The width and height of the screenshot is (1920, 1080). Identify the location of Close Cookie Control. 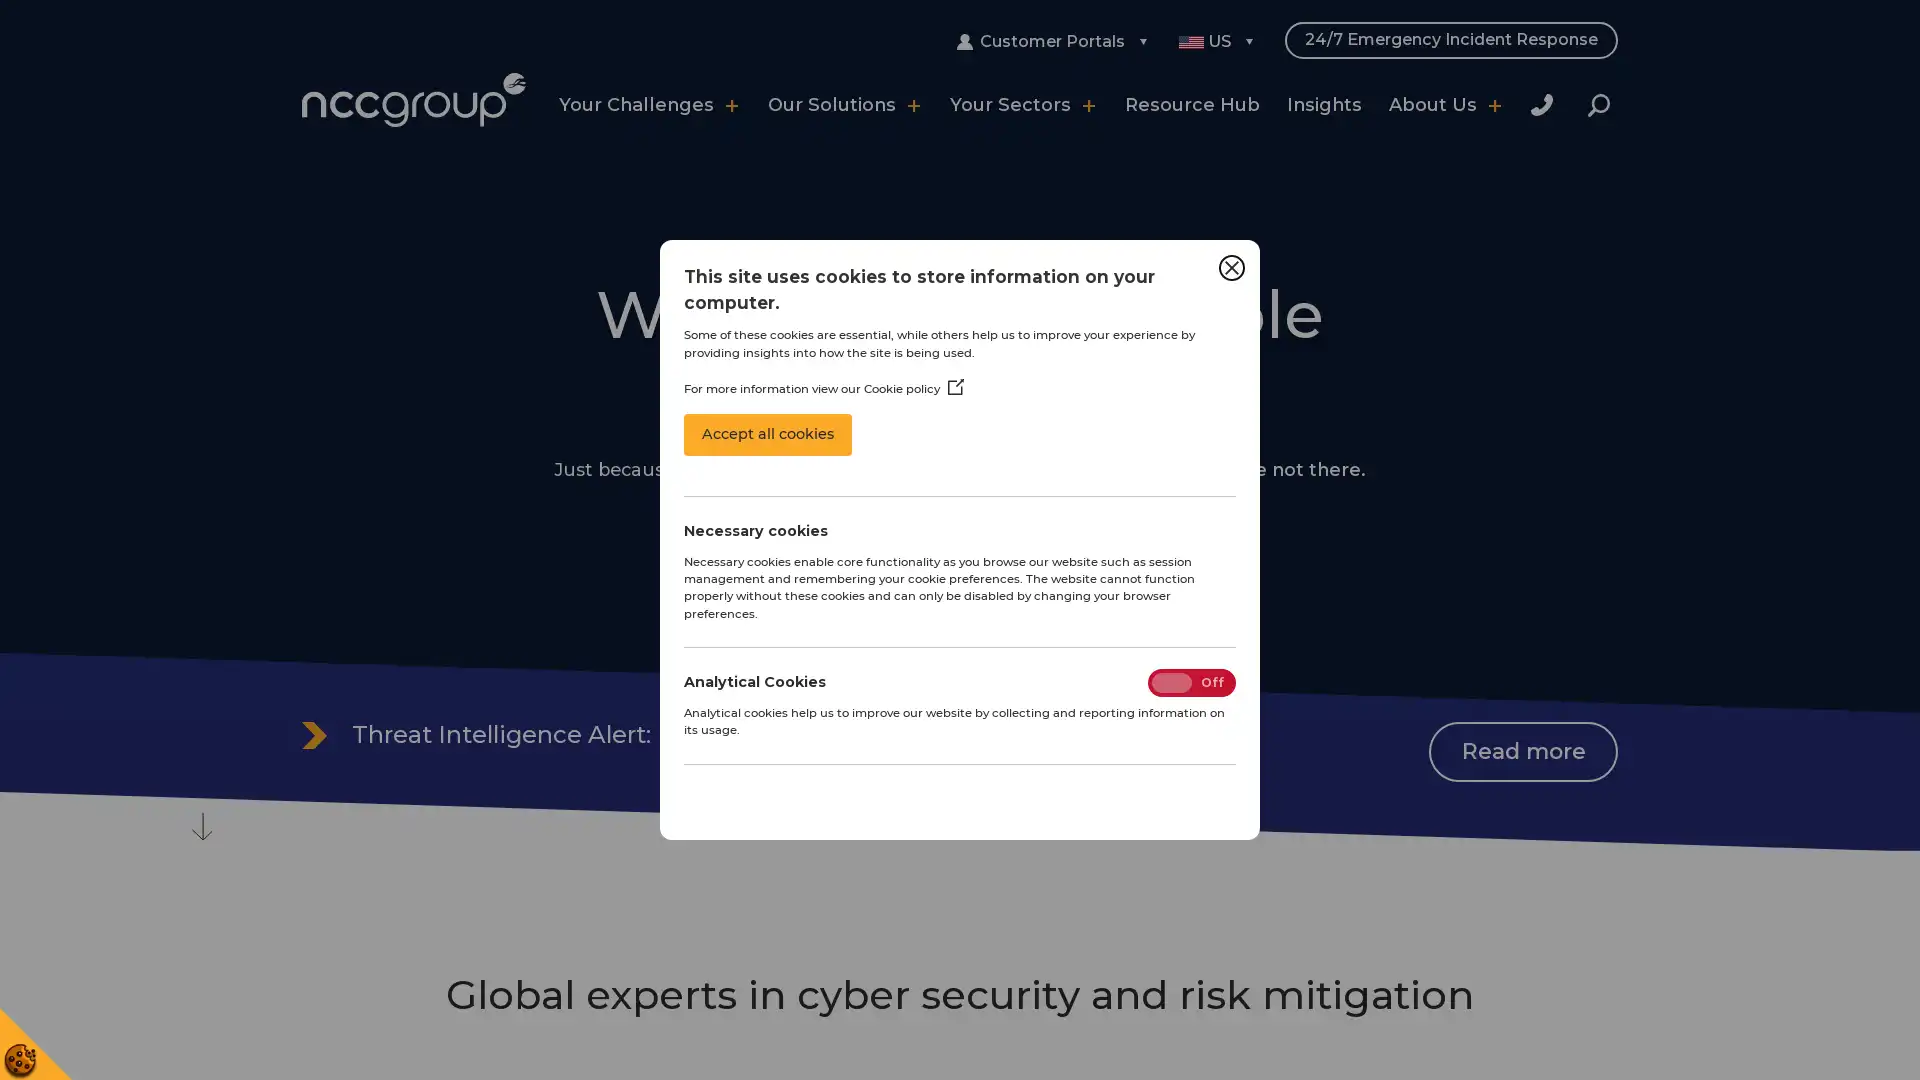
(1231, 266).